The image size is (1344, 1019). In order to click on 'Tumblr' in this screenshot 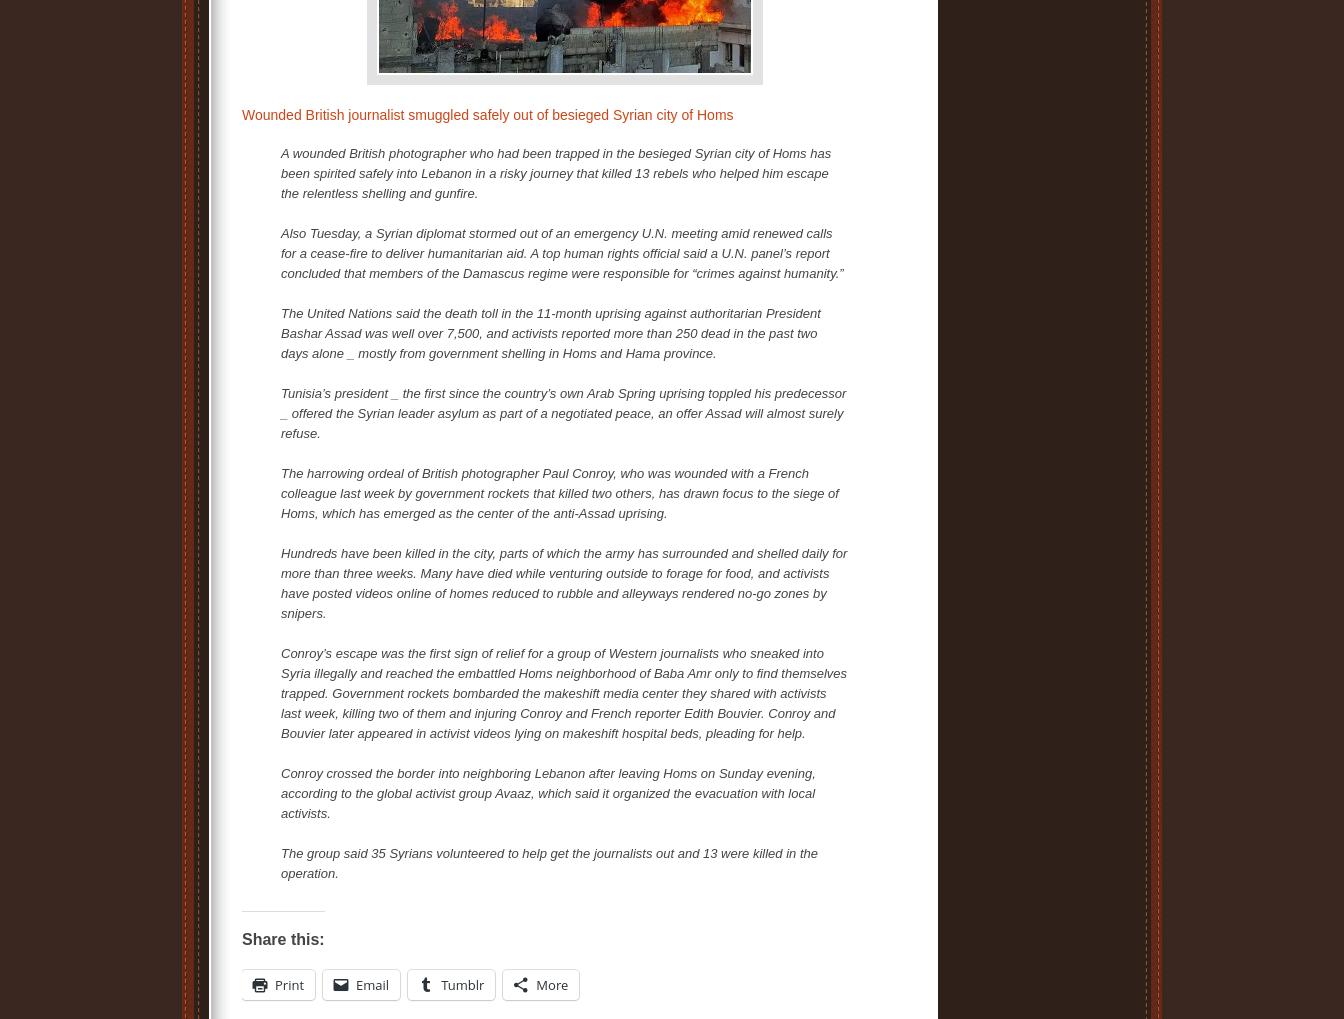, I will do `click(462, 984)`.